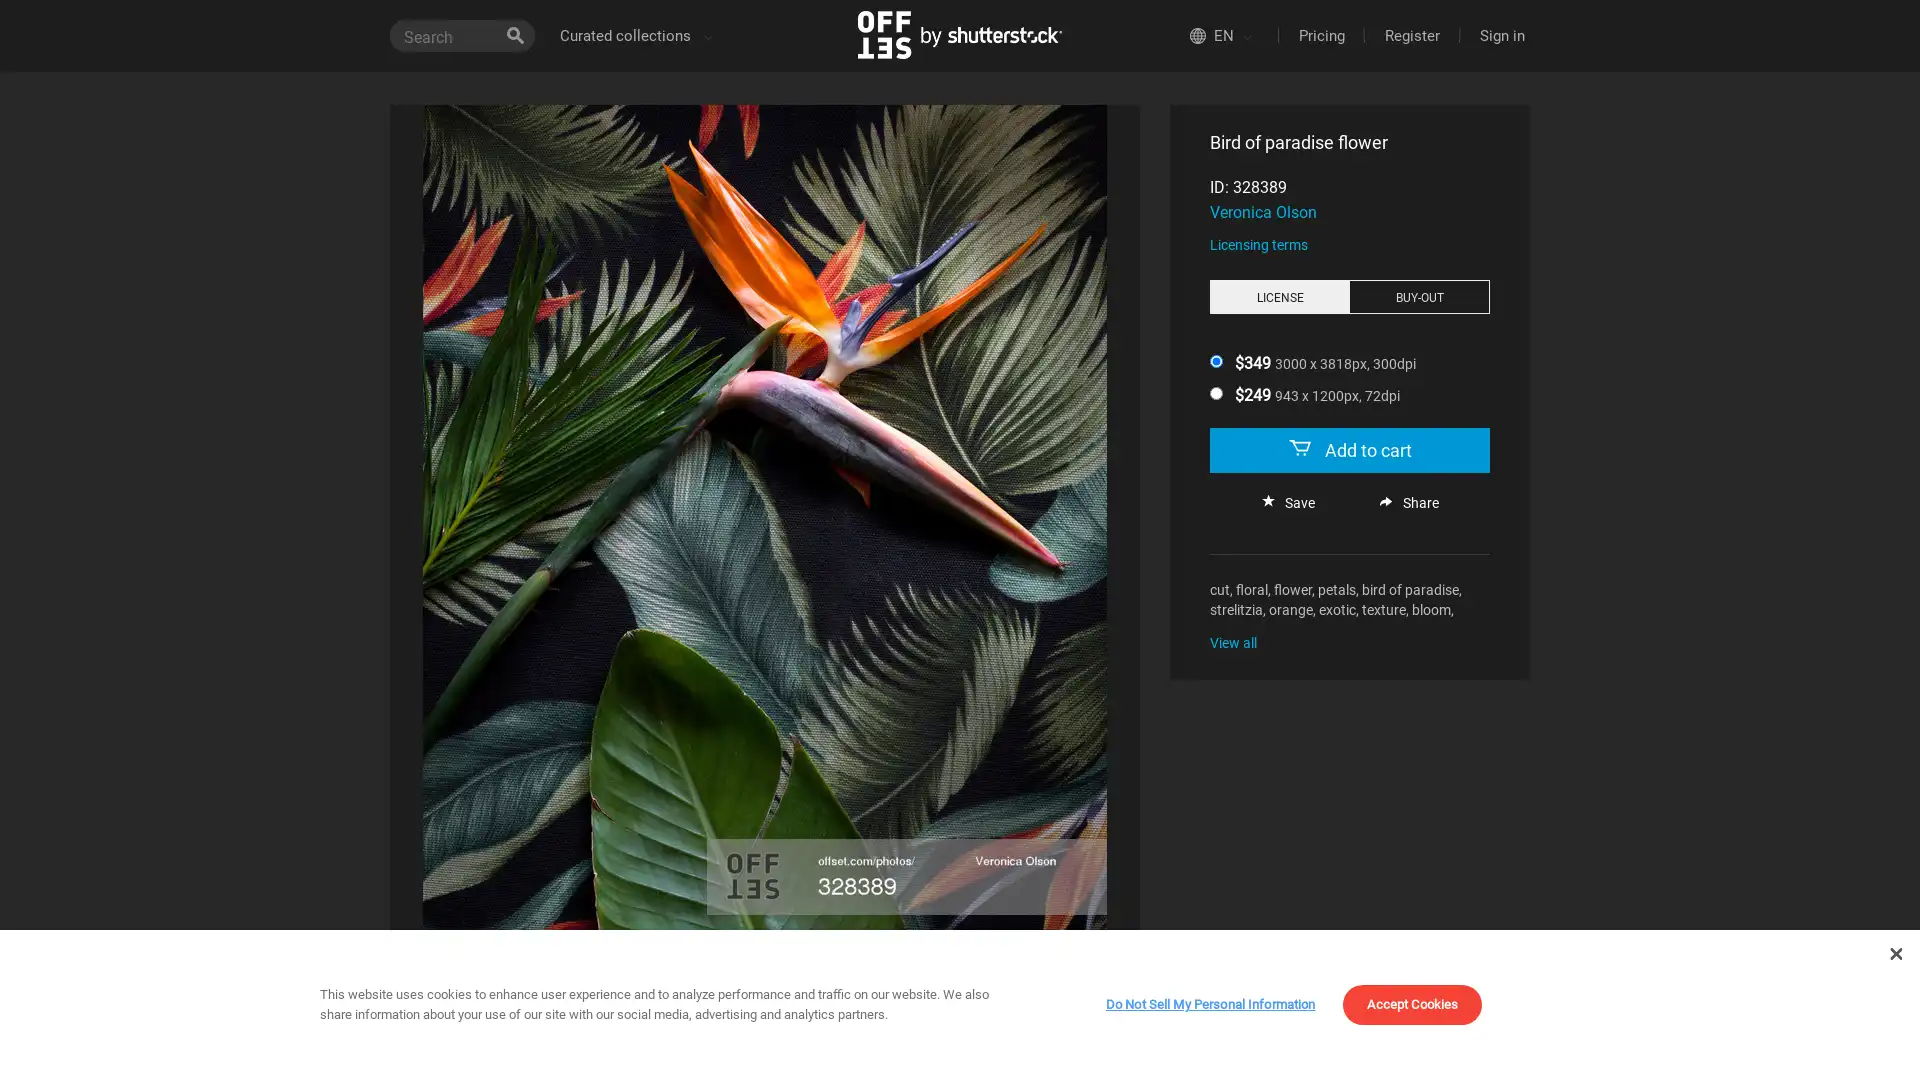 The height and width of the screenshot is (1080, 1920). I want to click on Accept Cookies, so click(1411, 1004).